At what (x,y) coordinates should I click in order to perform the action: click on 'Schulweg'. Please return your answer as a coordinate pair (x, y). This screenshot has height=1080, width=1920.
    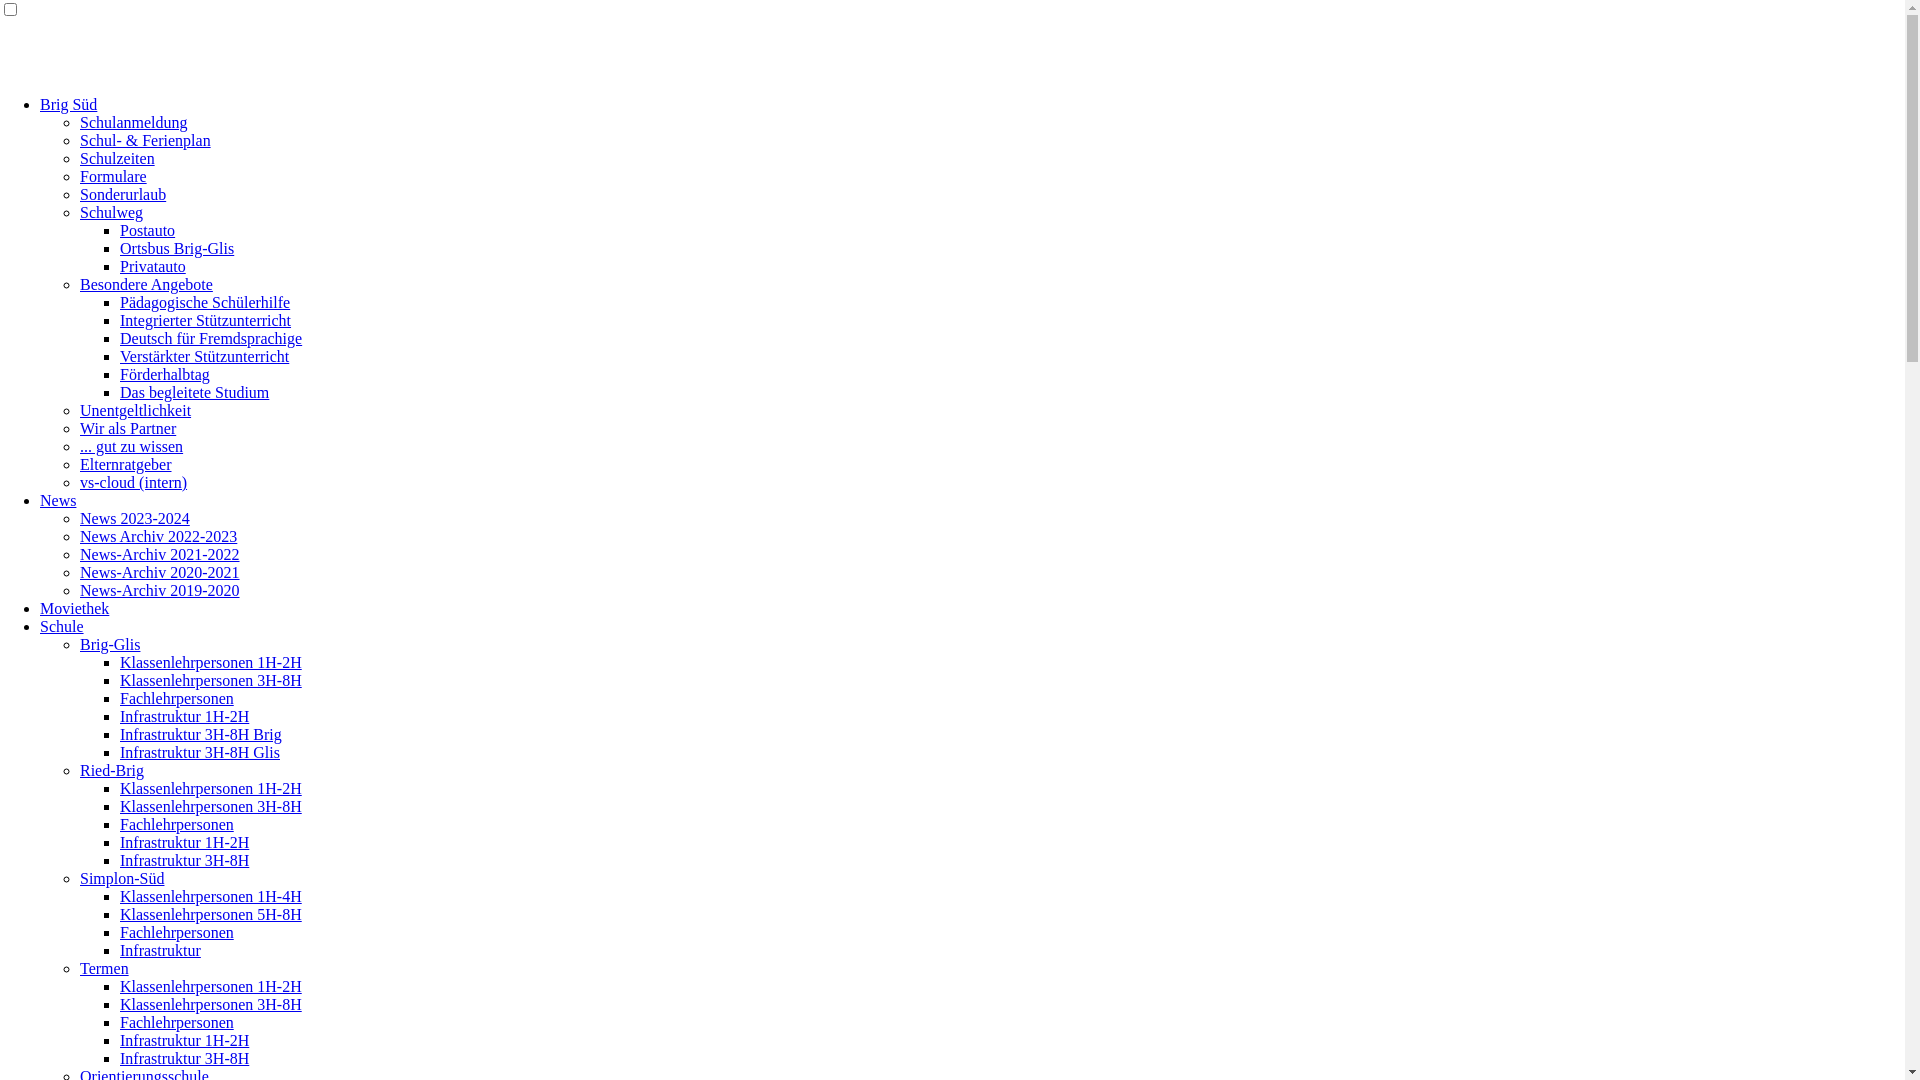
    Looking at the image, I should click on (110, 212).